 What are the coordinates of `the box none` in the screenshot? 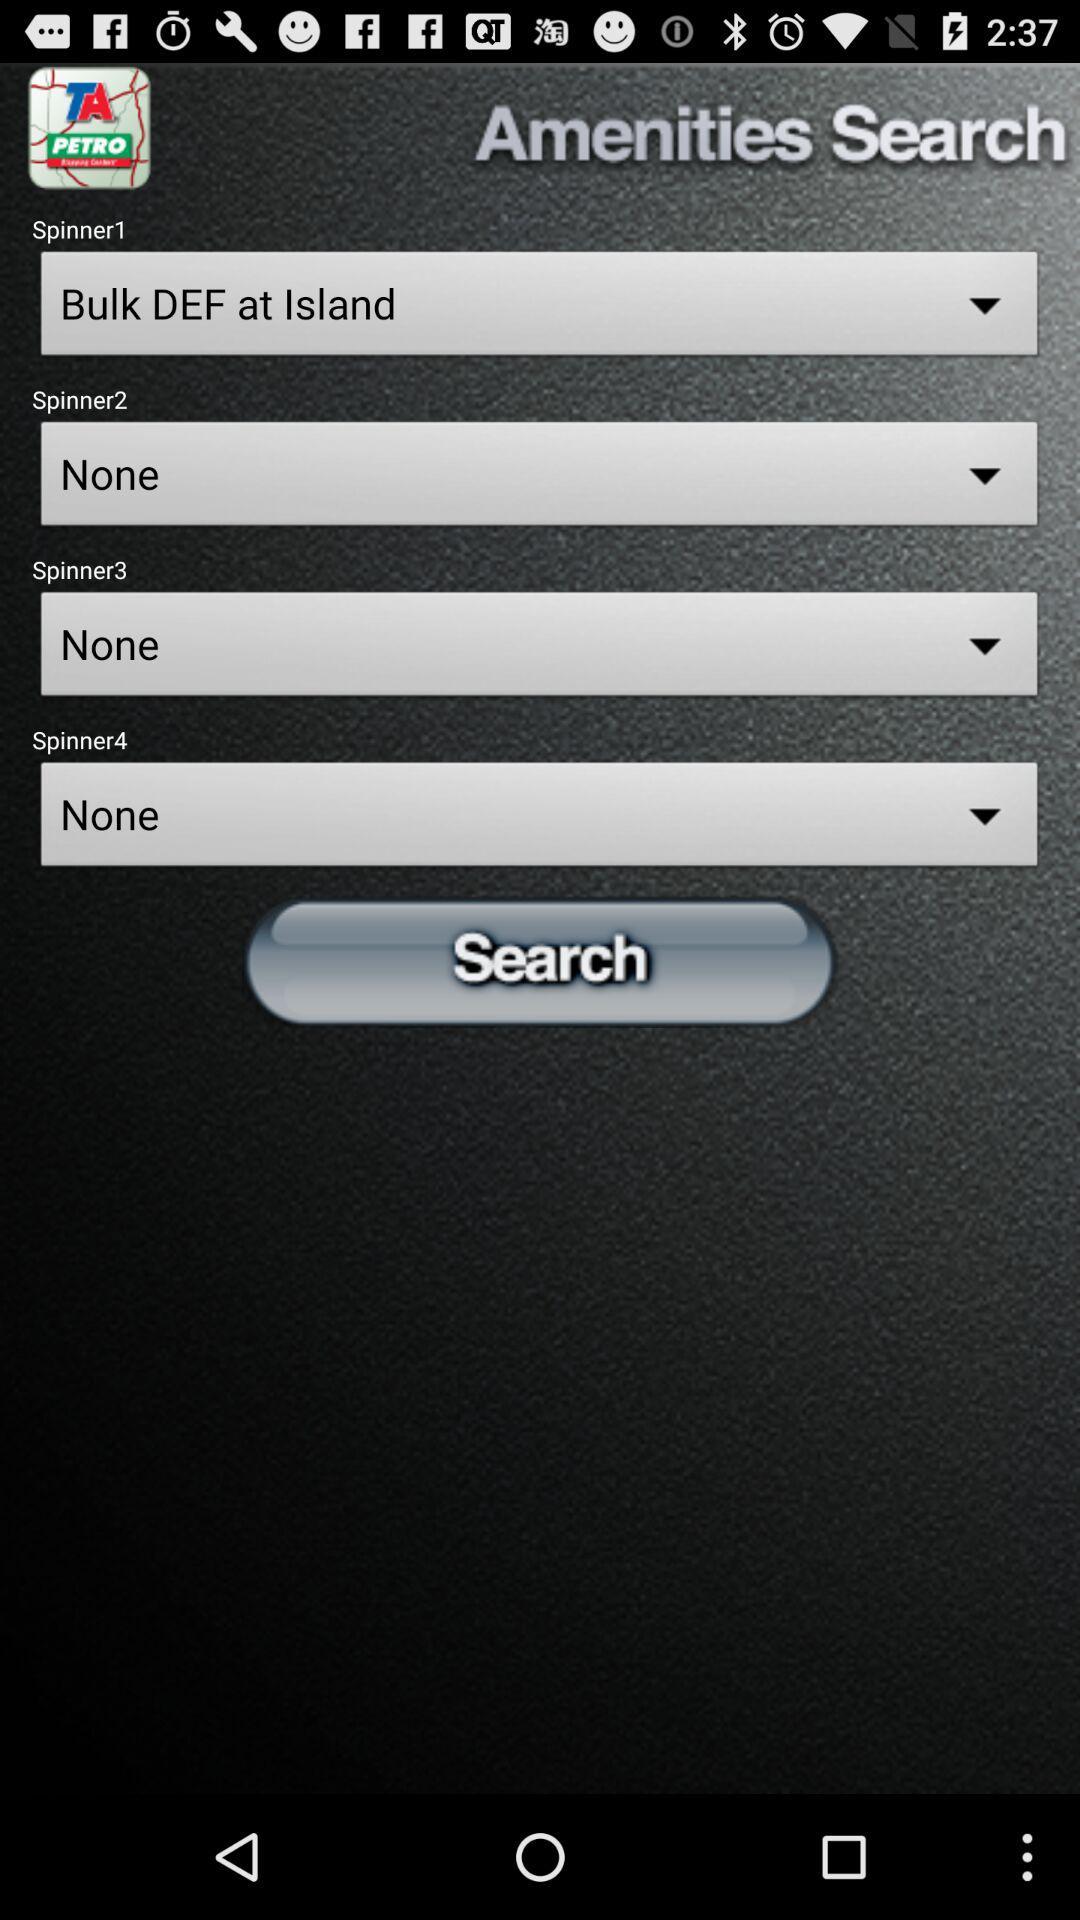 It's located at (540, 478).